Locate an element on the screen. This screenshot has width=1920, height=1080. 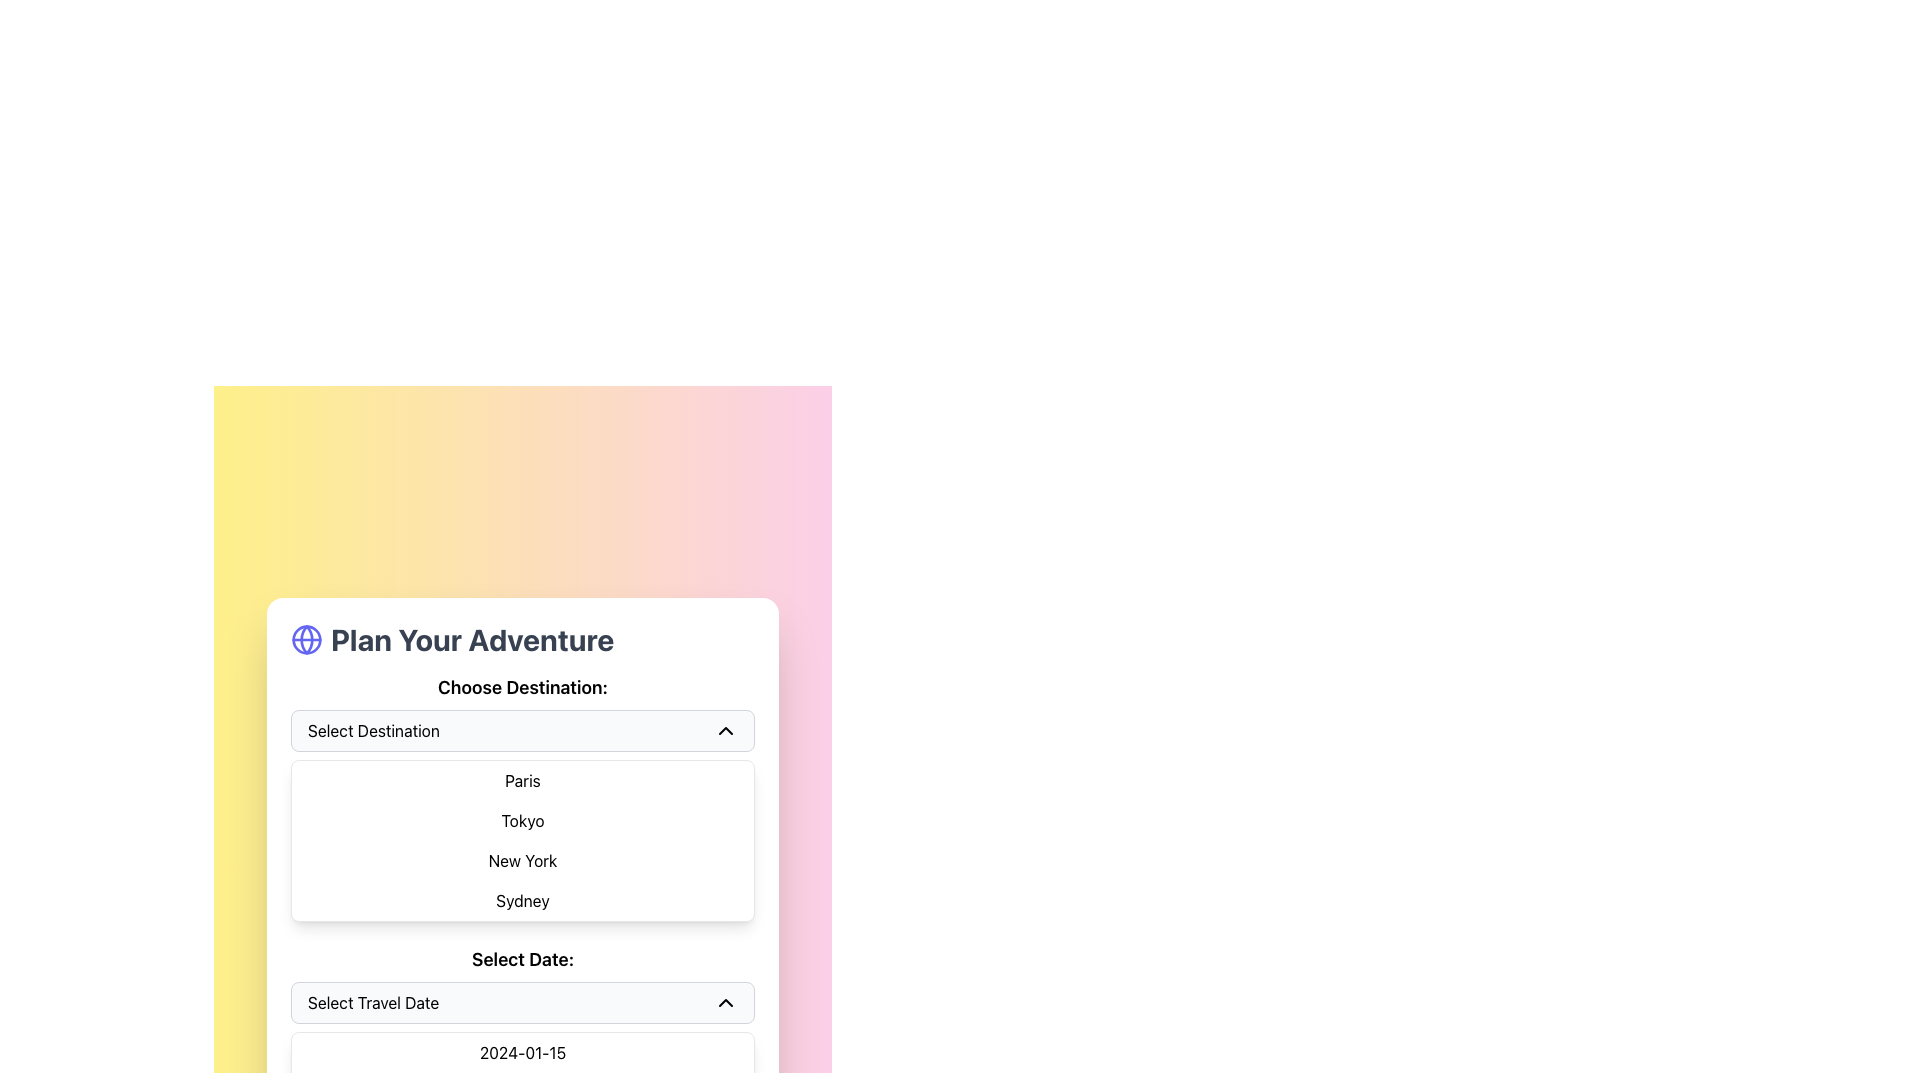
the 'Select Travel Date' dropdown button via keyboard navigation is located at coordinates (523, 1002).